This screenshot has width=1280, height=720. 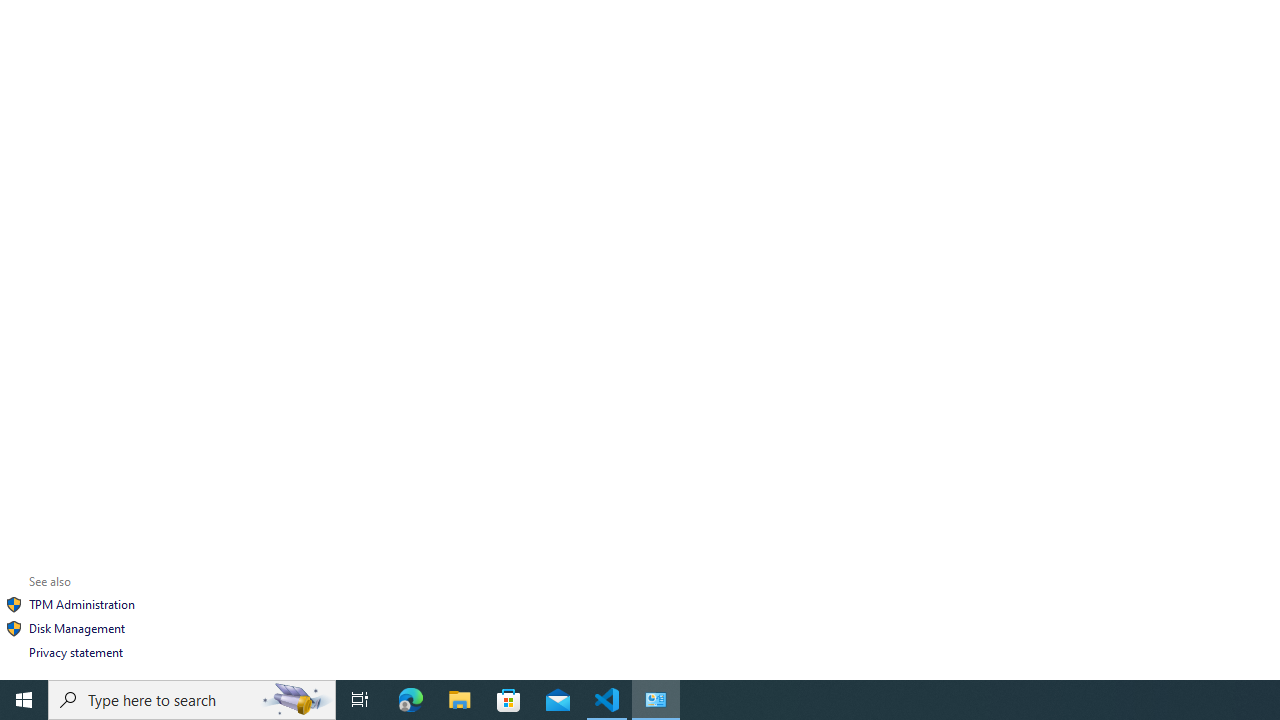 What do you see at coordinates (76, 627) in the screenshot?
I see `'Disk Management'` at bounding box center [76, 627].